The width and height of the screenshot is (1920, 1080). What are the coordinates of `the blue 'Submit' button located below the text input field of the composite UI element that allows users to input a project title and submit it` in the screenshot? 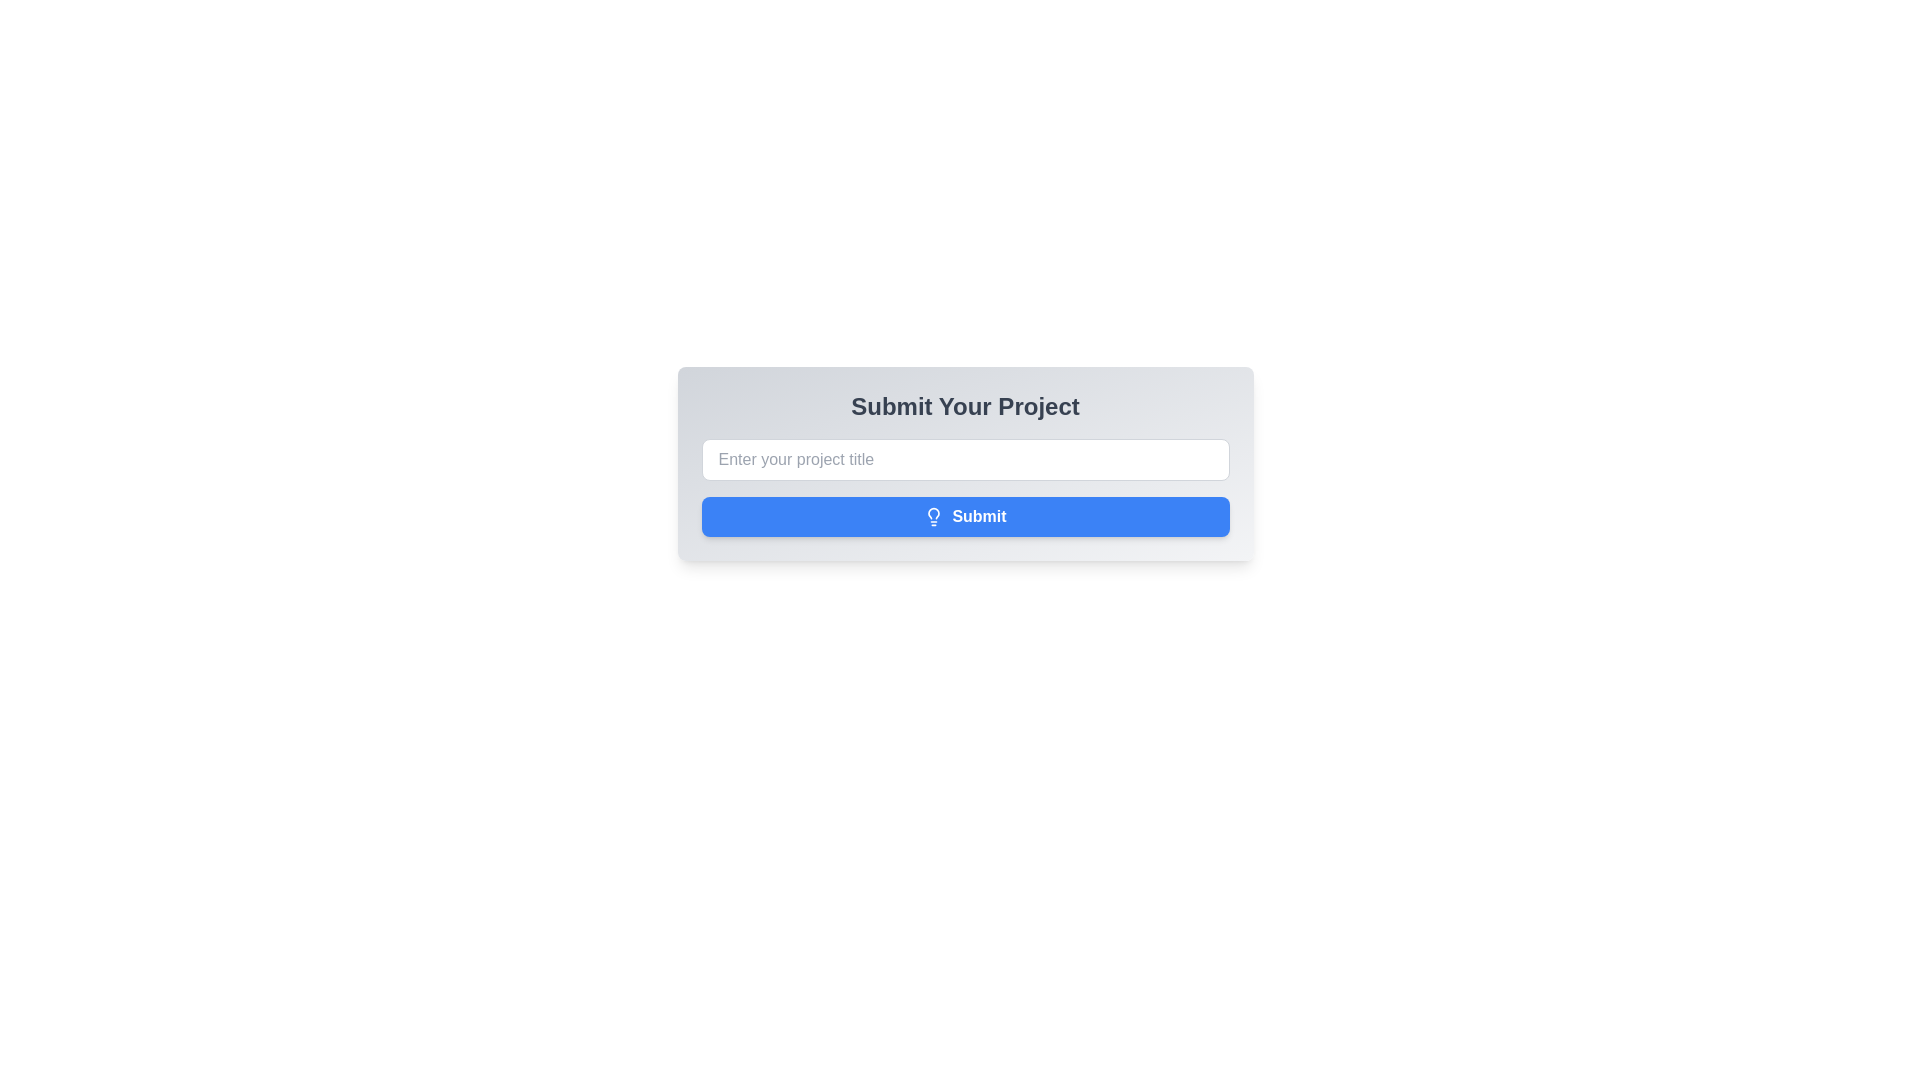 It's located at (965, 488).